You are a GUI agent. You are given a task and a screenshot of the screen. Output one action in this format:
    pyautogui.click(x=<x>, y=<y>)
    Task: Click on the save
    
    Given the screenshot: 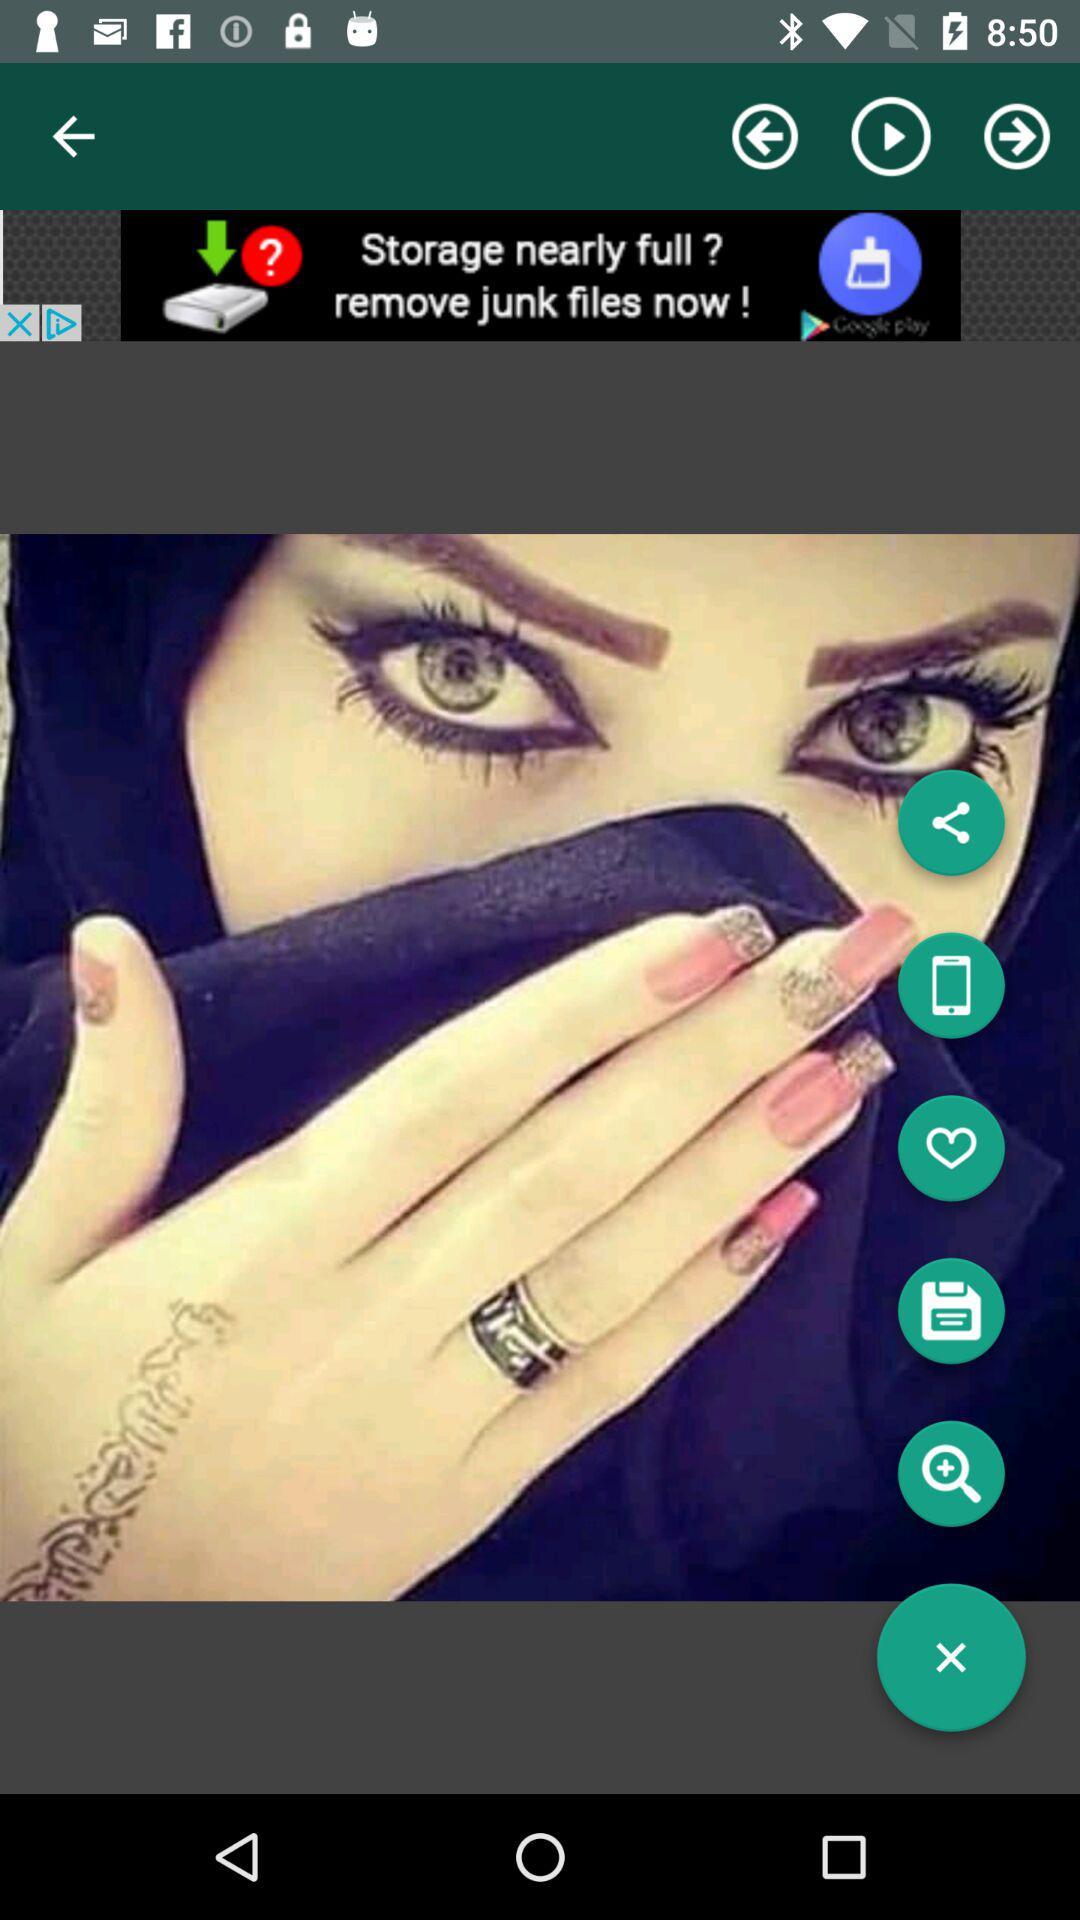 What is the action you would take?
    pyautogui.click(x=950, y=1318)
    